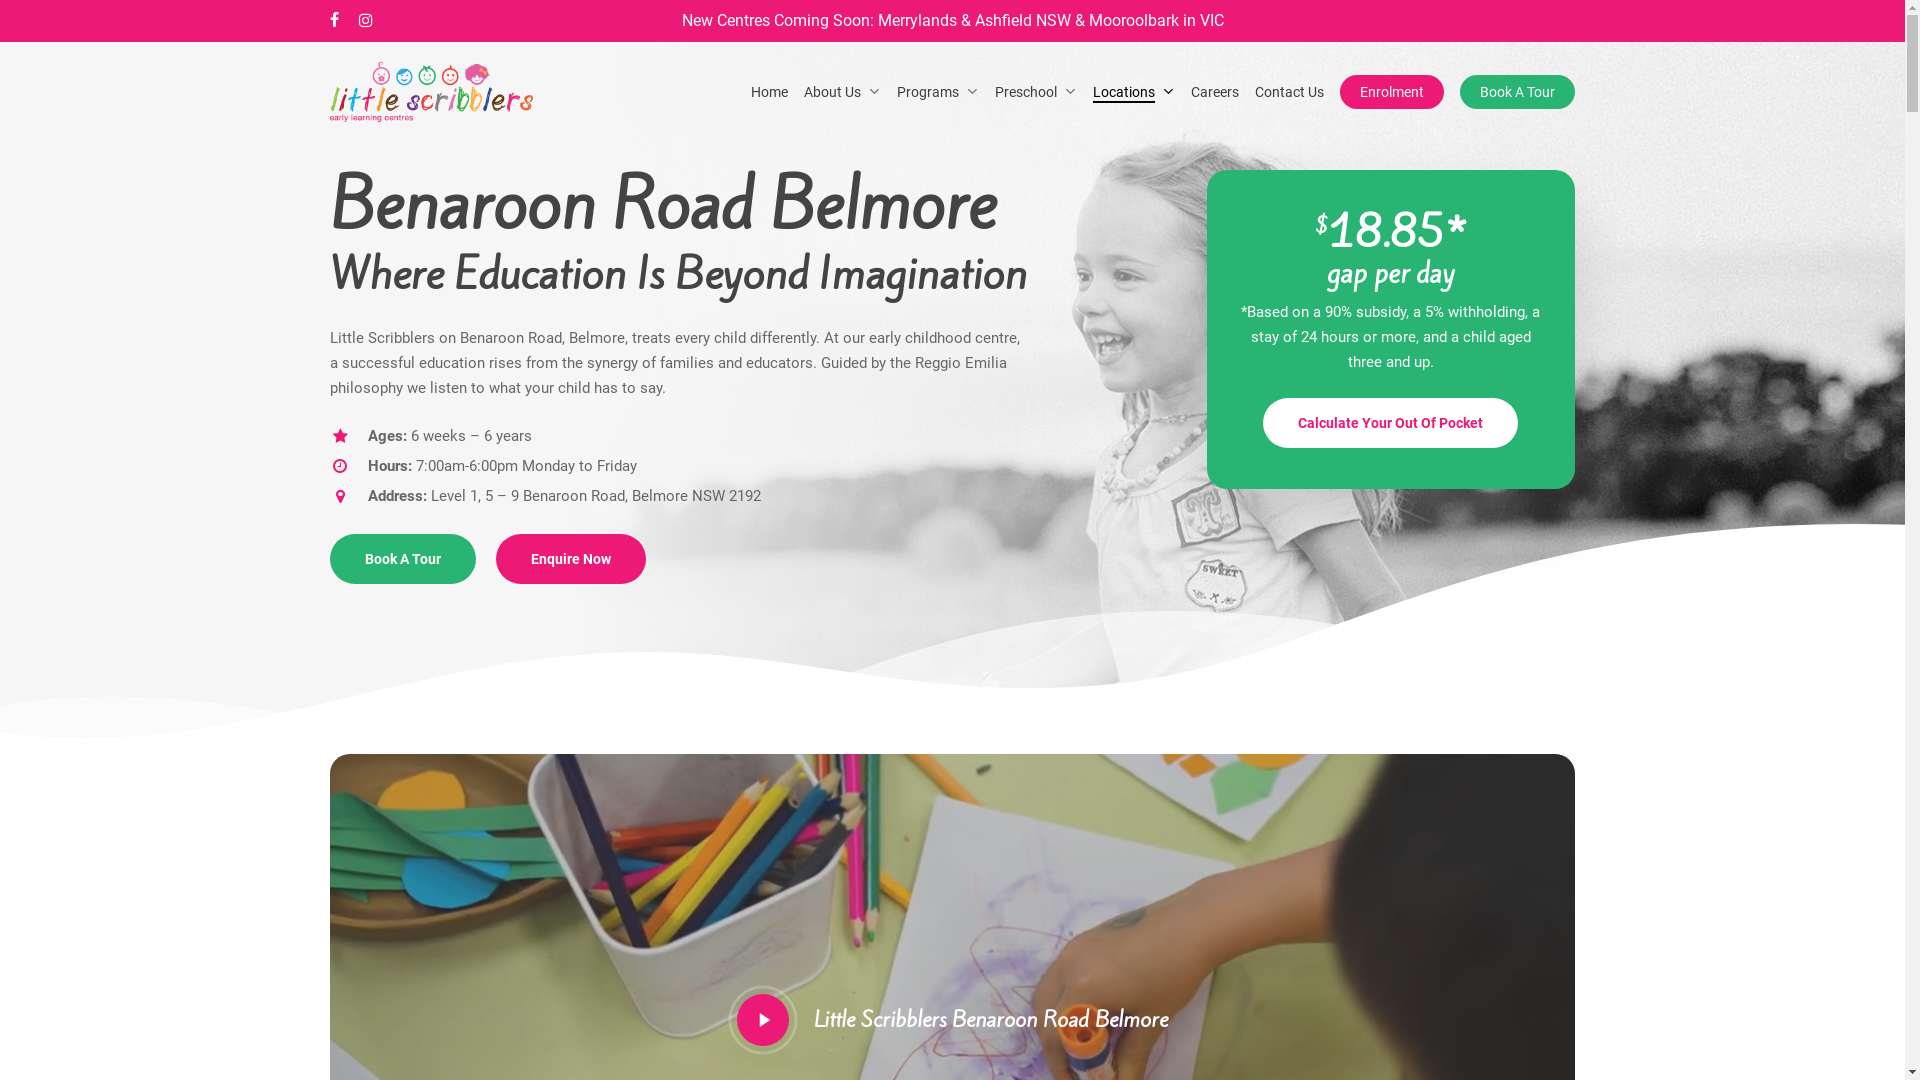 The image size is (1920, 1080). I want to click on 'Enrolment', so click(1391, 92).